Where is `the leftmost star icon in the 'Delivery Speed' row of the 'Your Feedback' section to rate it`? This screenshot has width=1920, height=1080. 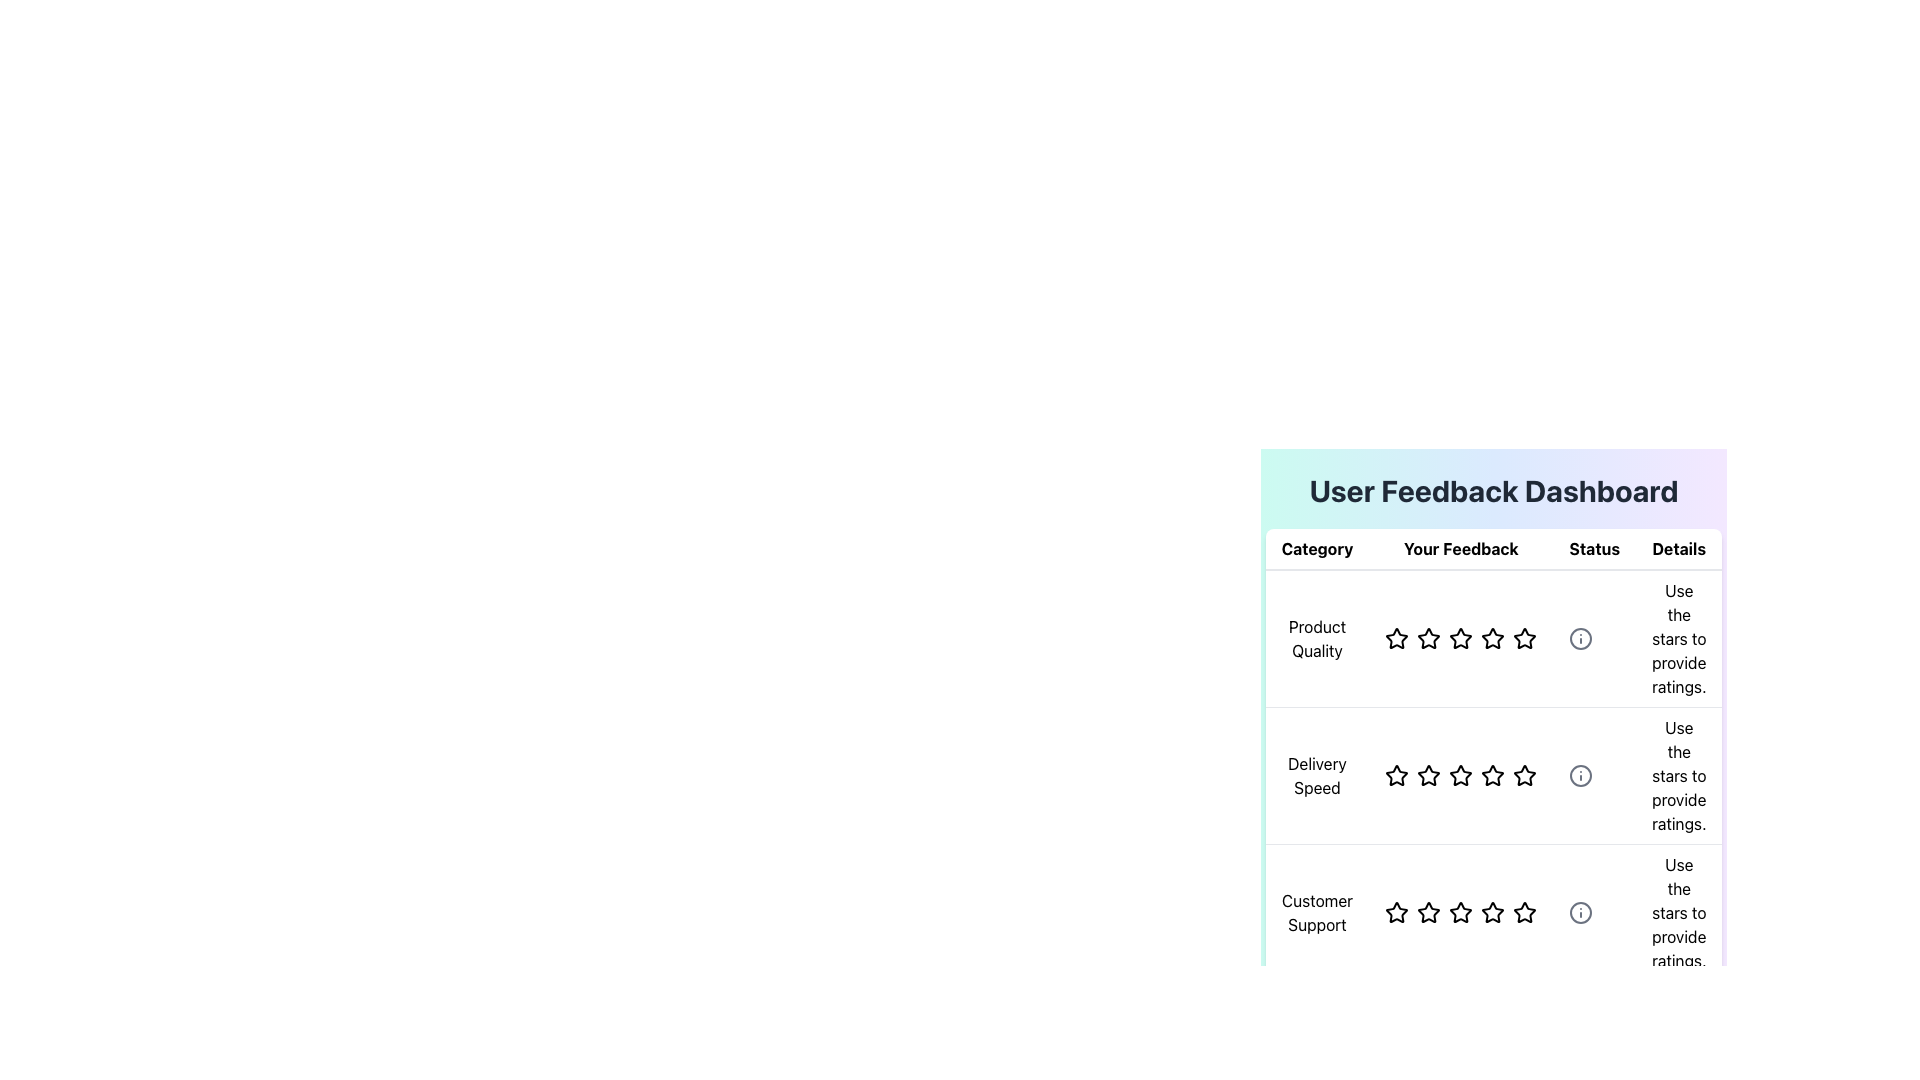 the leftmost star icon in the 'Delivery Speed' row of the 'Your Feedback' section to rate it is located at coordinates (1395, 774).